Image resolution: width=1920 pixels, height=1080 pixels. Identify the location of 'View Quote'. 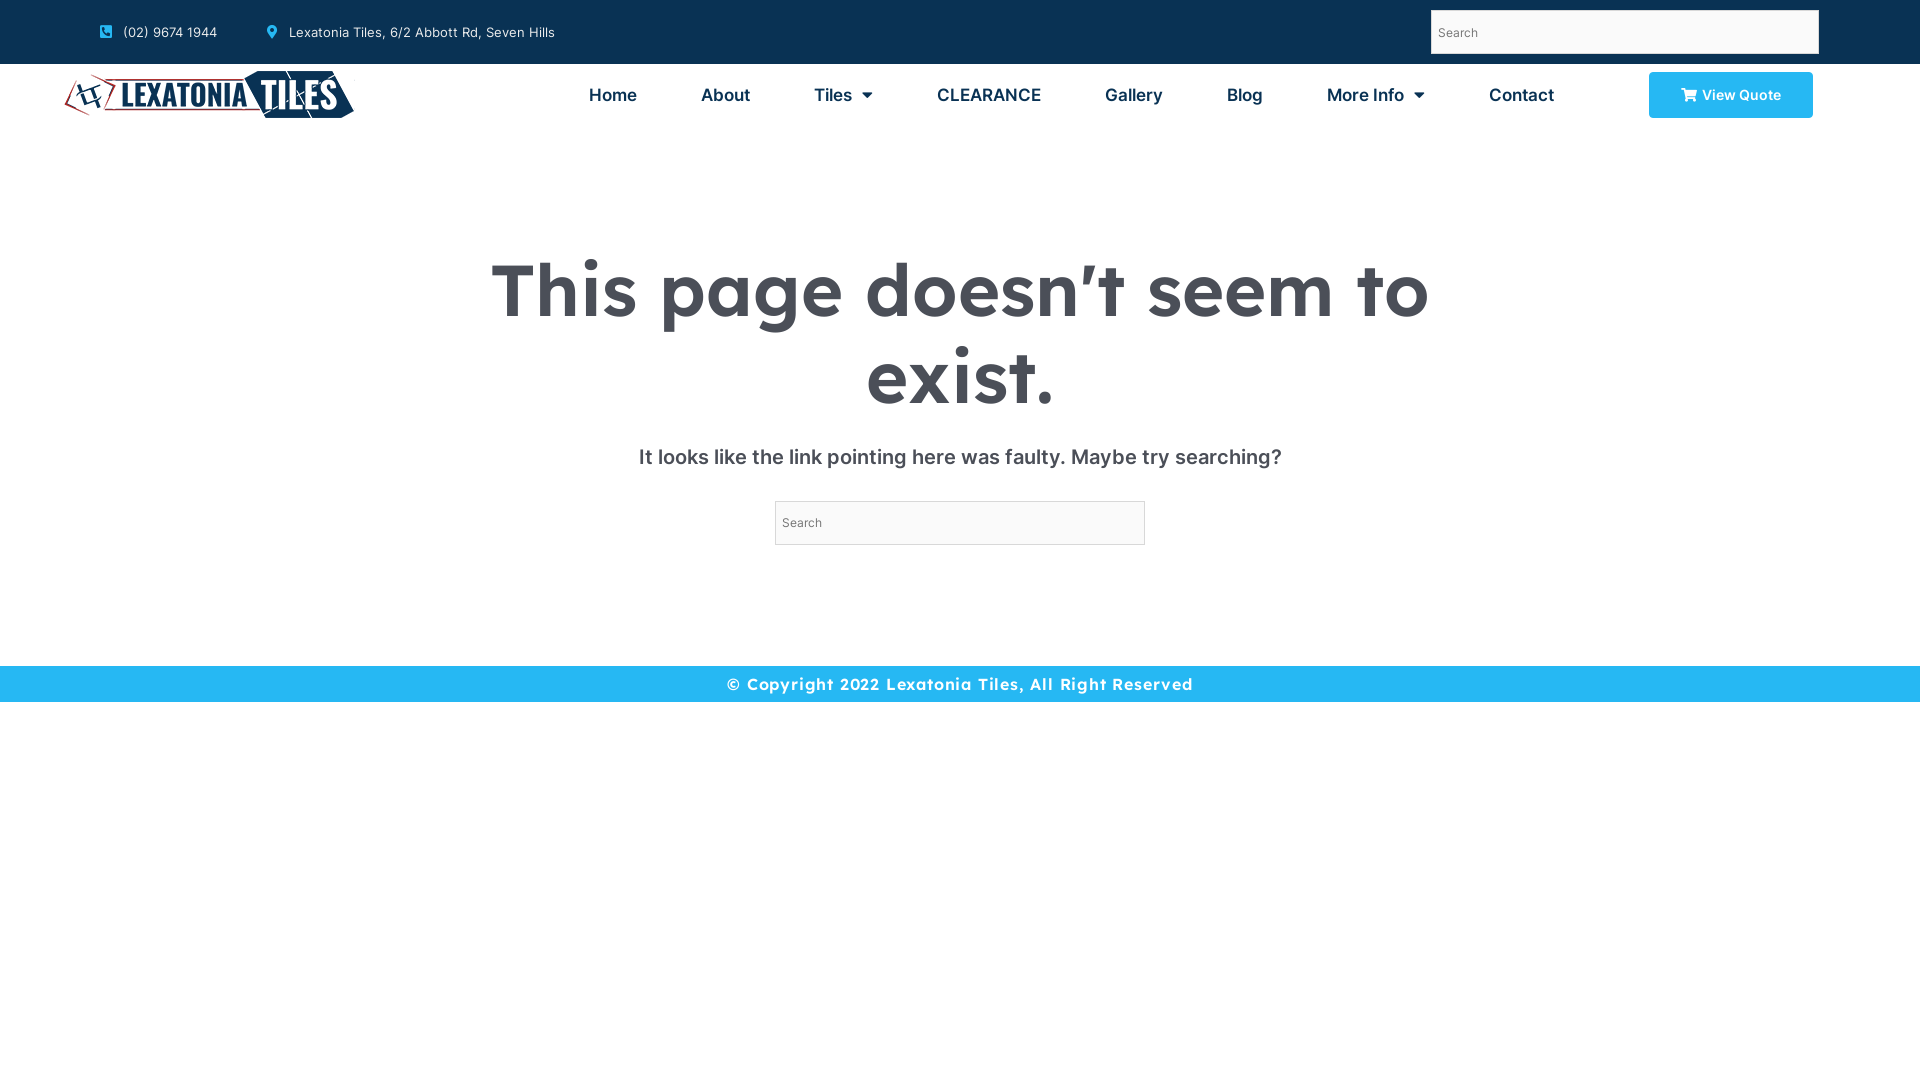
(1730, 95).